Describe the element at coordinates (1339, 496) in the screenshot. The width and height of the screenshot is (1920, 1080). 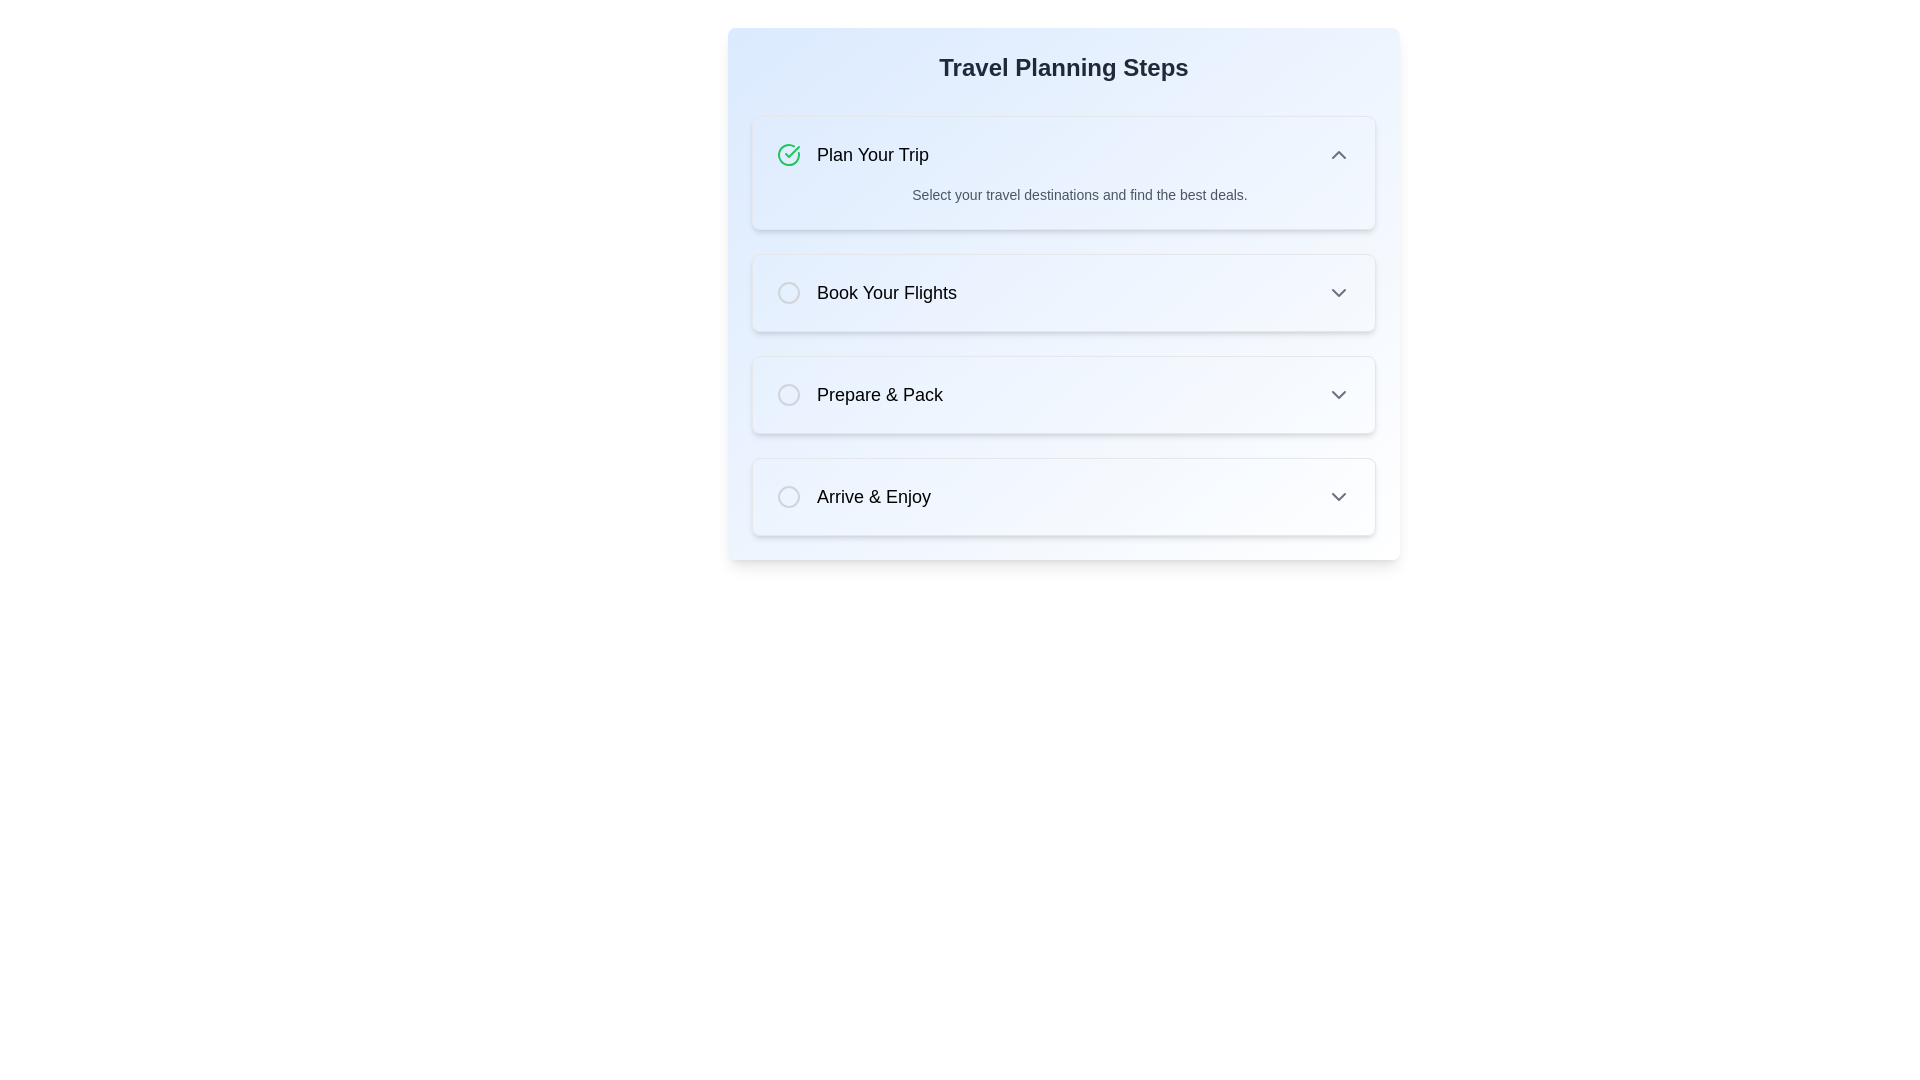
I see `the small gray chevron-down icon located at the far right of the 'Arrive & Enjoy' row` at that location.